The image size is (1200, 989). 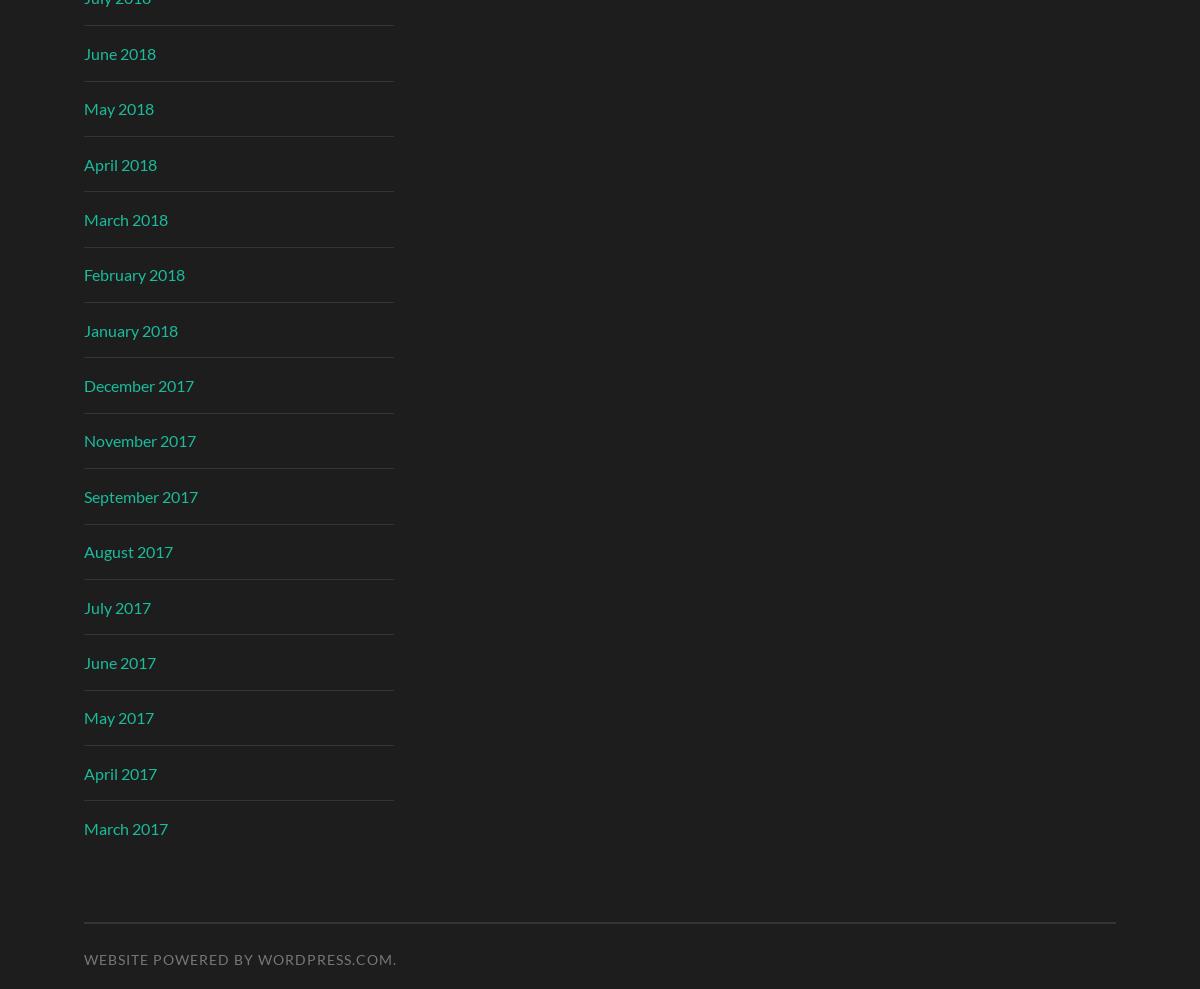 I want to click on 'March 2018', so click(x=126, y=218).